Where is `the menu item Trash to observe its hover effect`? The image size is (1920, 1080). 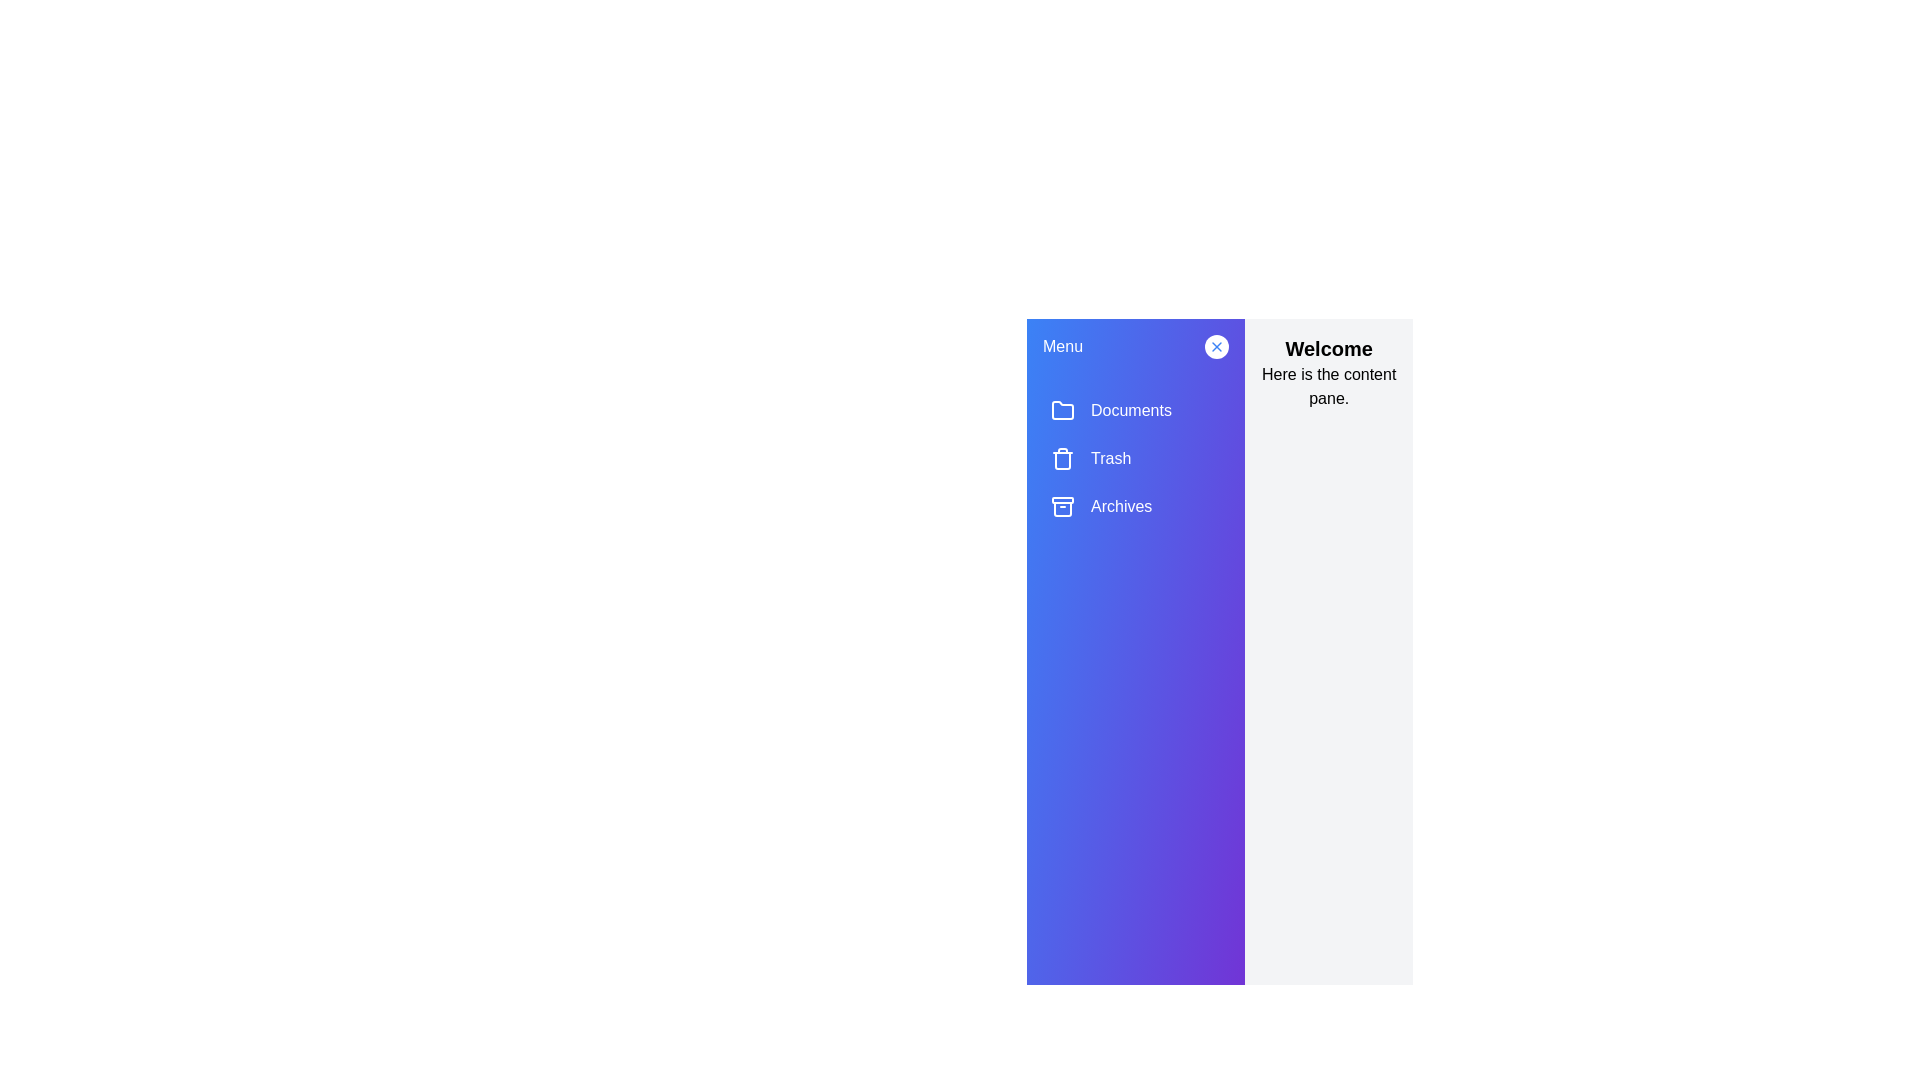
the menu item Trash to observe its hover effect is located at coordinates (1136, 459).